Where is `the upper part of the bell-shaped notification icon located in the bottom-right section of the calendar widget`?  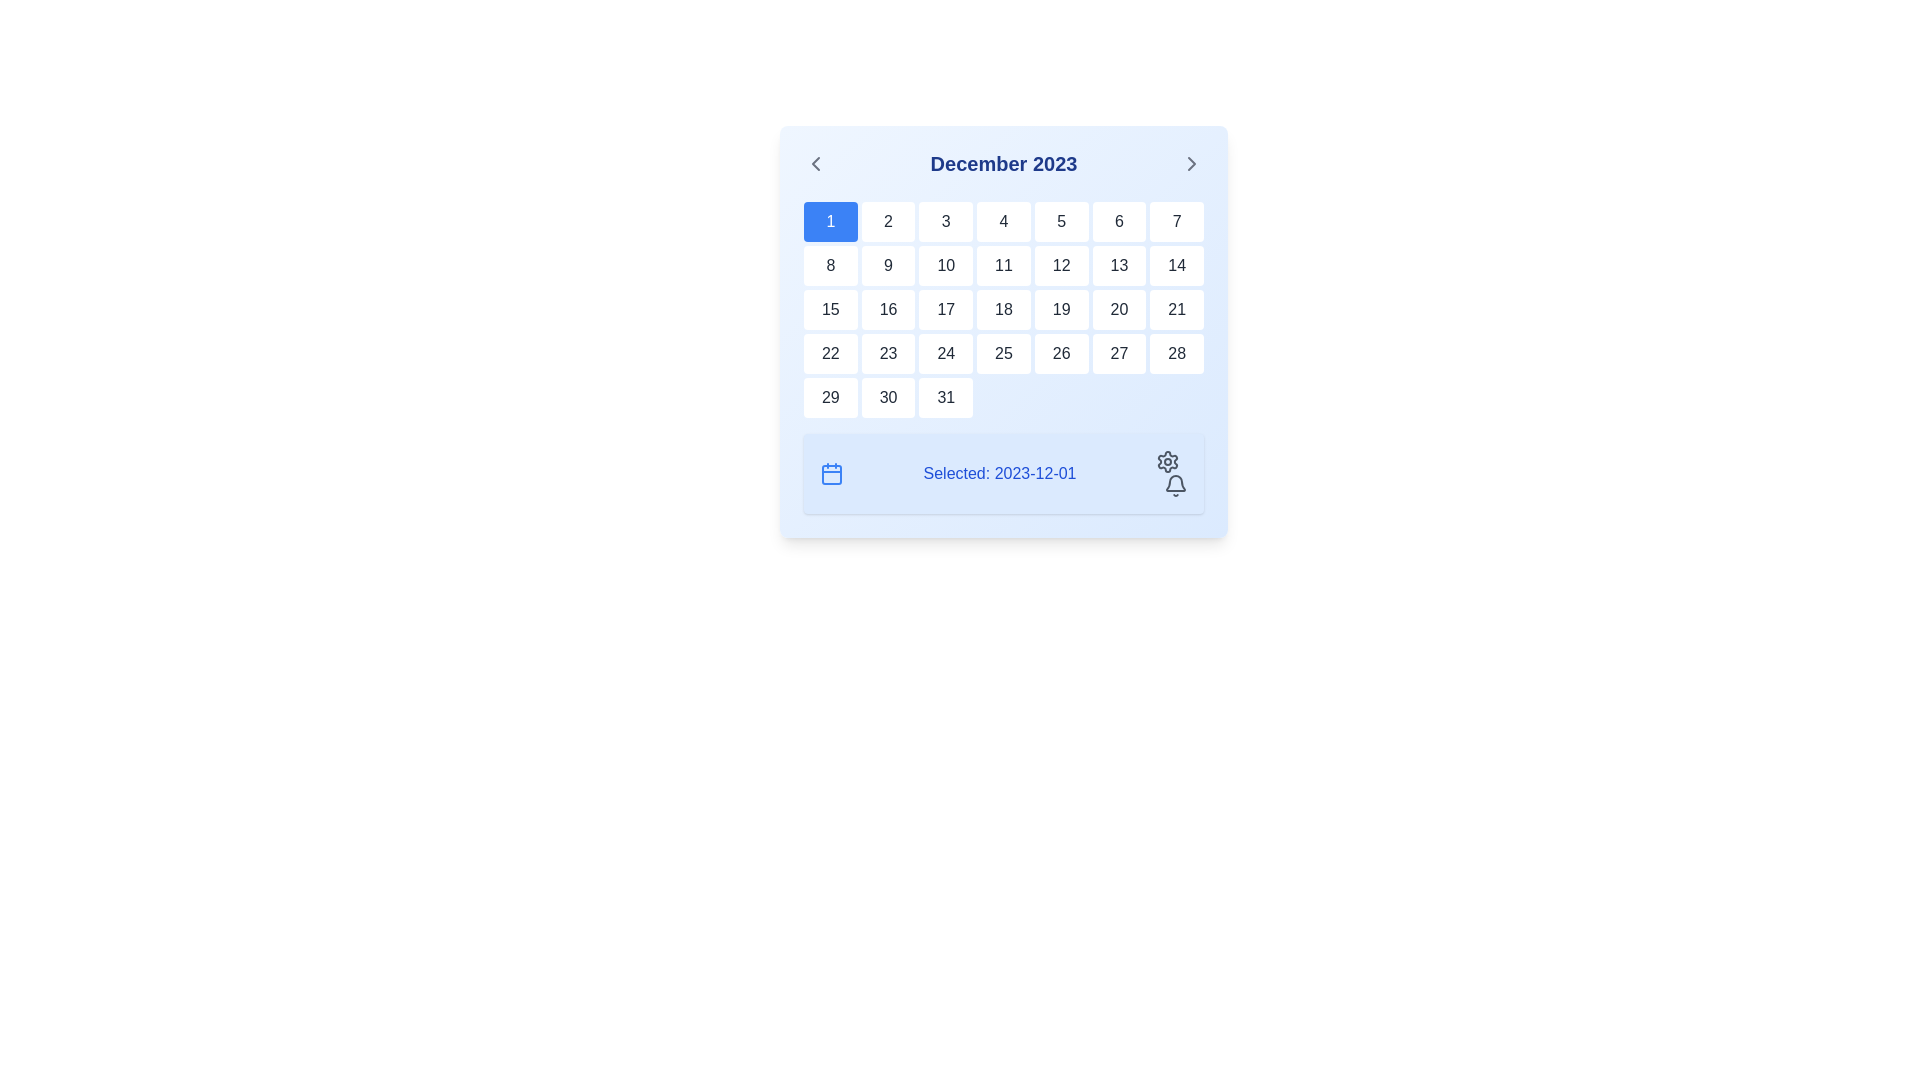 the upper part of the bell-shaped notification icon located in the bottom-right section of the calendar widget is located at coordinates (1176, 483).